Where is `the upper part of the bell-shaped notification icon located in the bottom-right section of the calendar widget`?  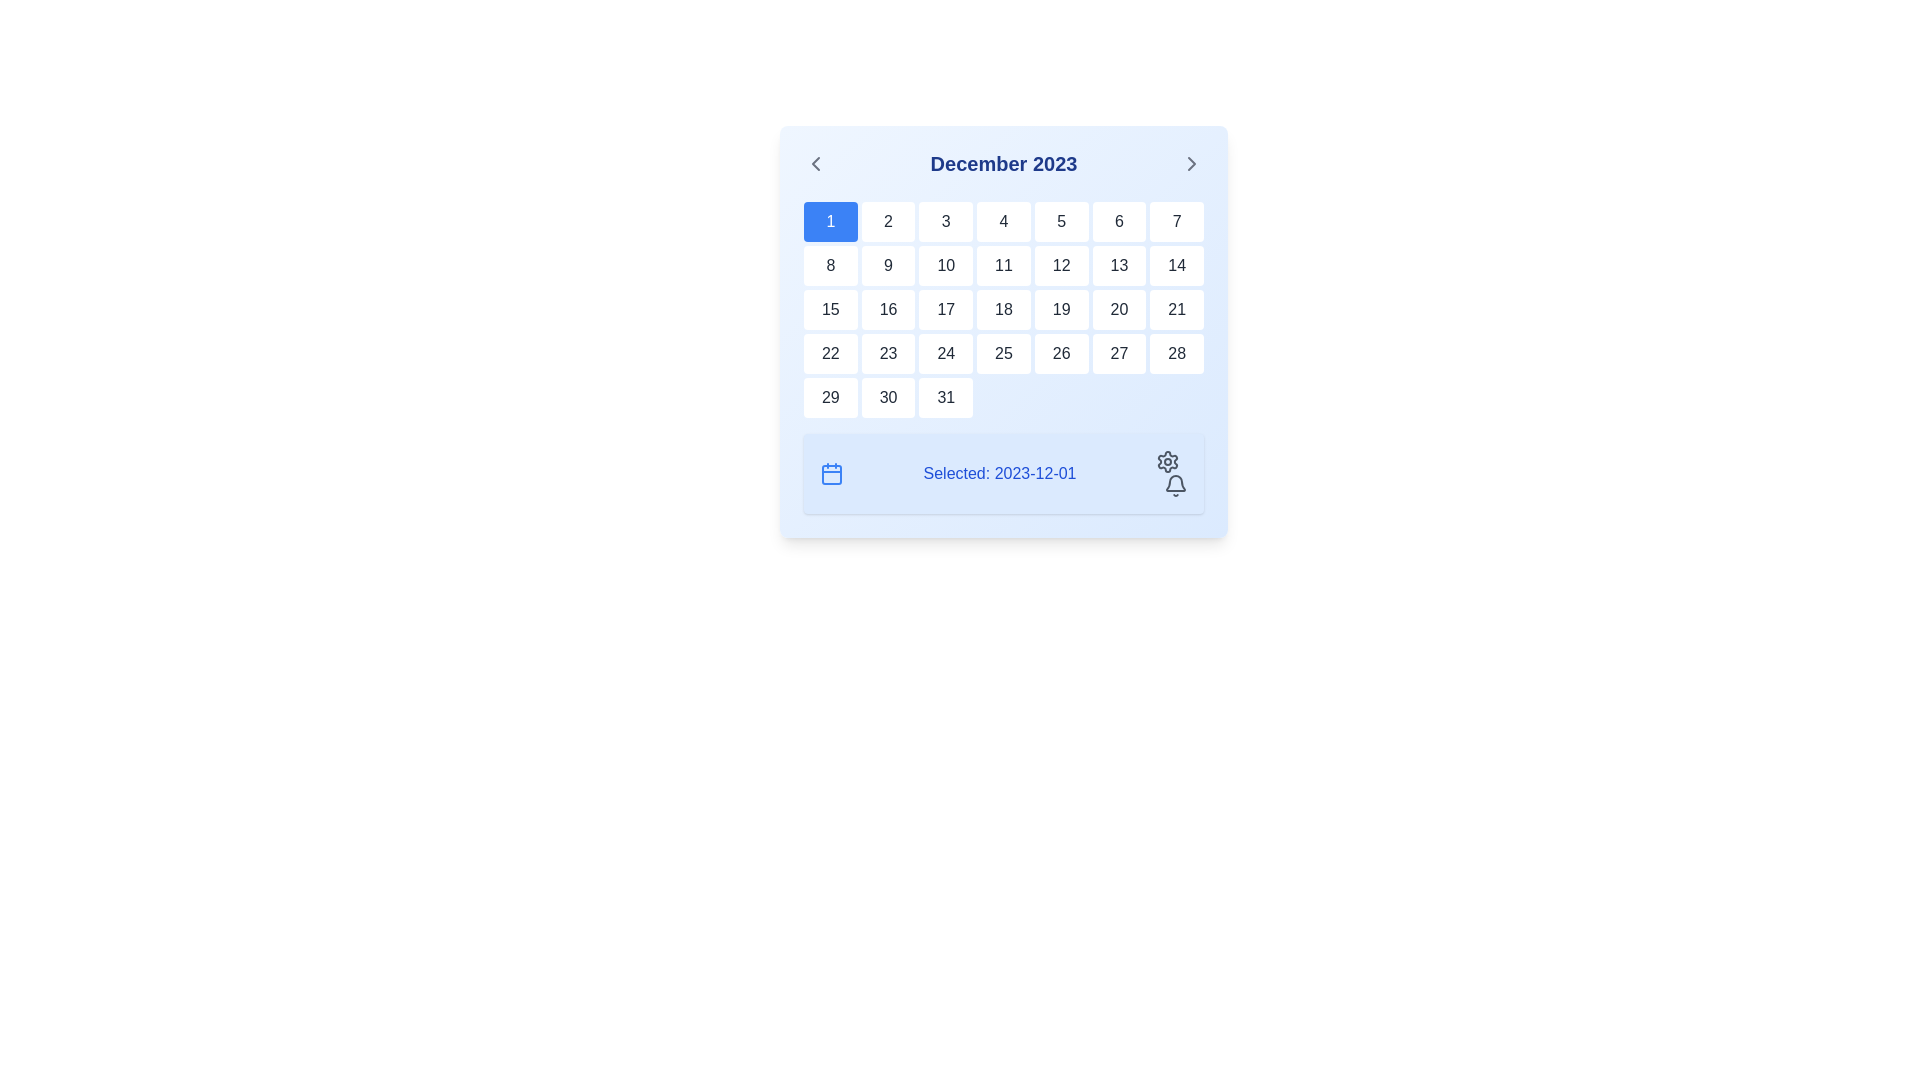 the upper part of the bell-shaped notification icon located in the bottom-right section of the calendar widget is located at coordinates (1176, 483).